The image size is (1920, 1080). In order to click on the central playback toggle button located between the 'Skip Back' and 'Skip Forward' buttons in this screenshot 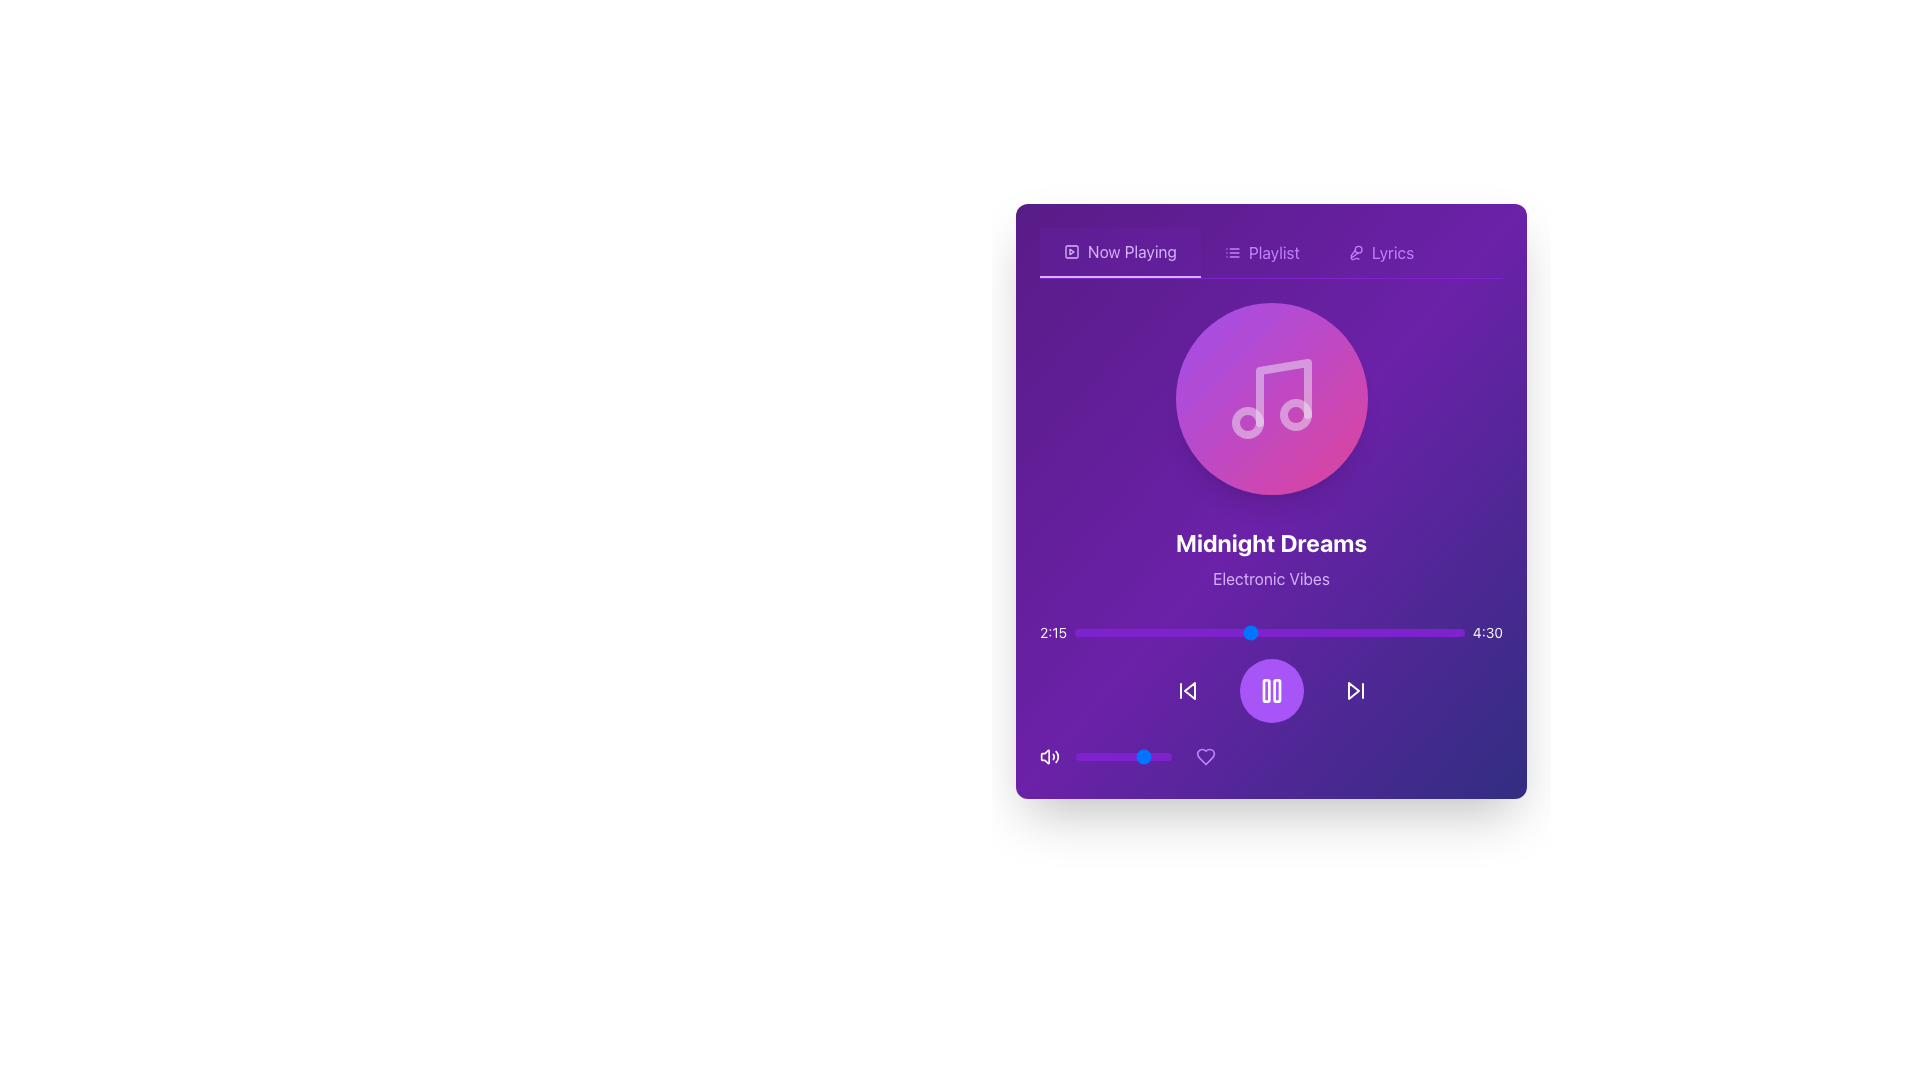, I will do `click(1270, 689)`.